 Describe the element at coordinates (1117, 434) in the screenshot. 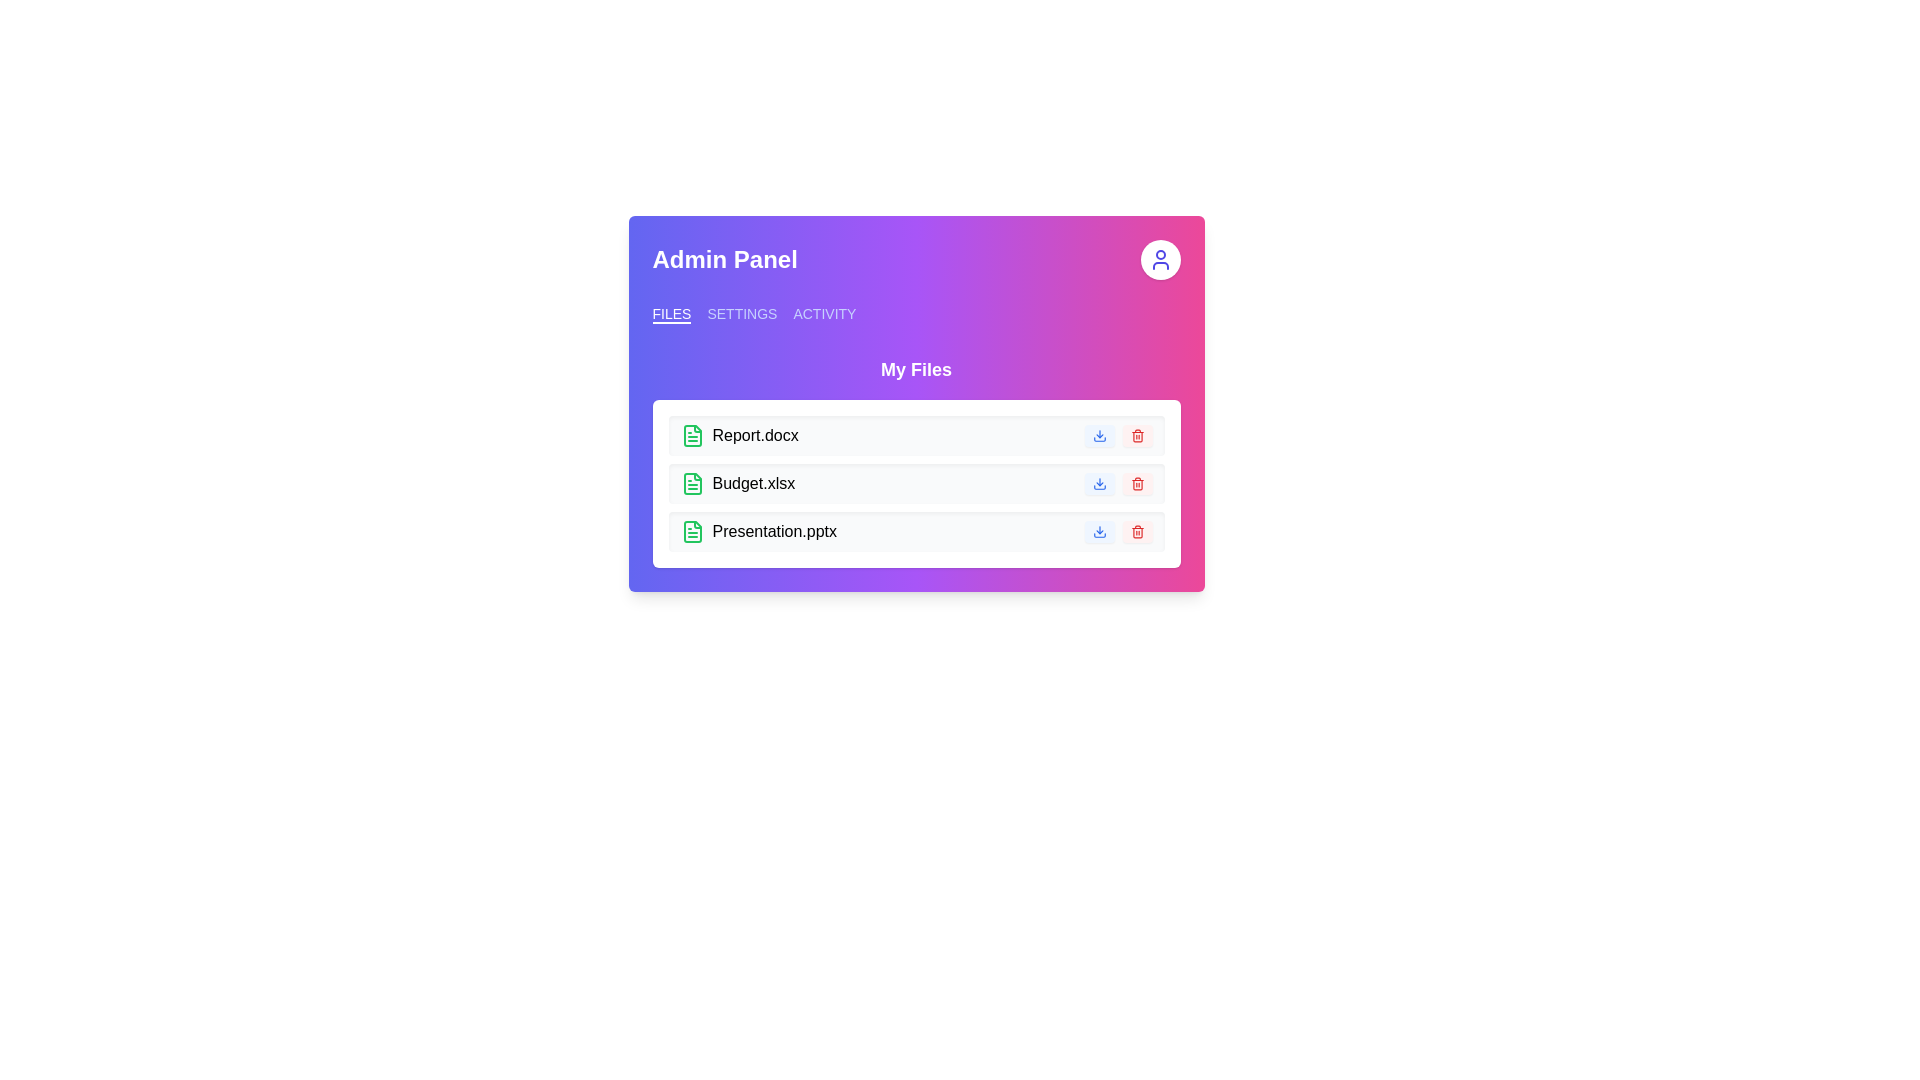

I see `the group of action buttons located on the right end of the row displaying 'Report.docx' in the 'My Files' section` at that location.